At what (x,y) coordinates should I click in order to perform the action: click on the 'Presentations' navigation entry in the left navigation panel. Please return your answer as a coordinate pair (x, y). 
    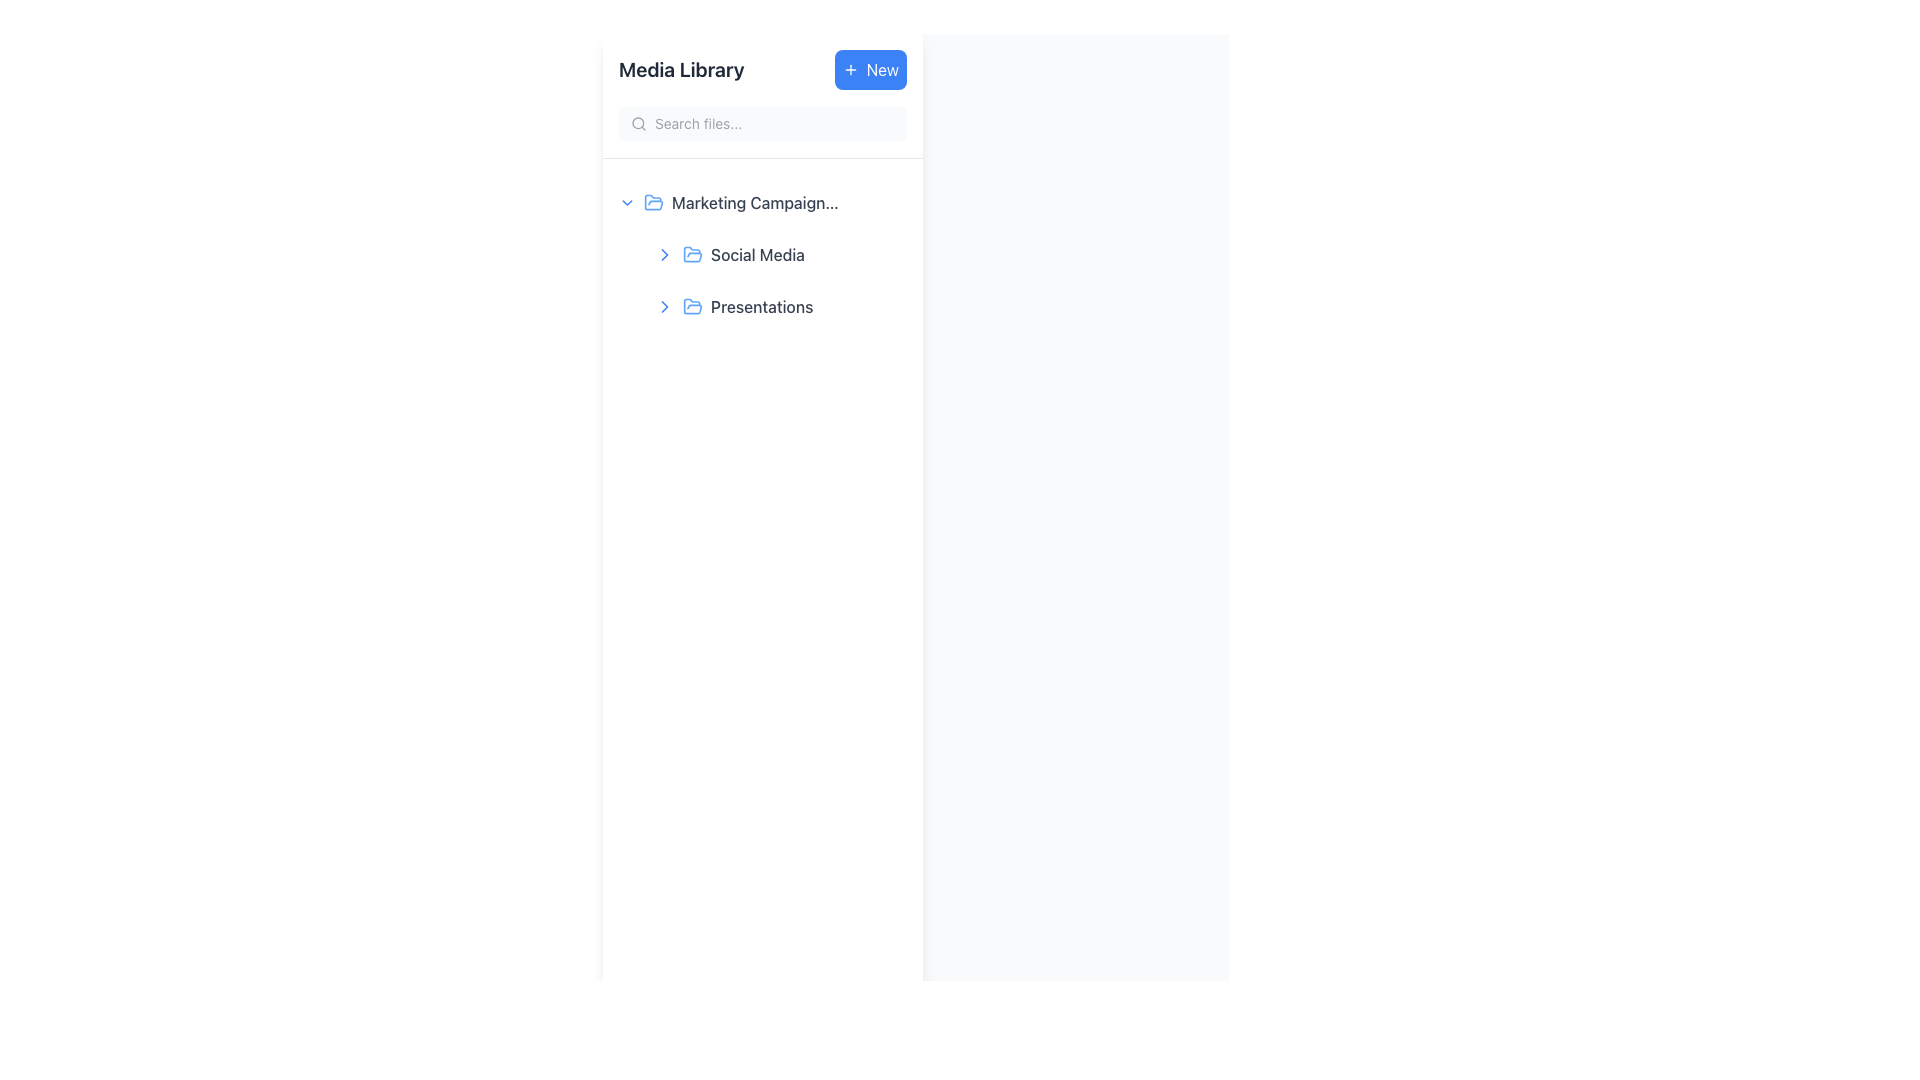
    Looking at the image, I should click on (770, 307).